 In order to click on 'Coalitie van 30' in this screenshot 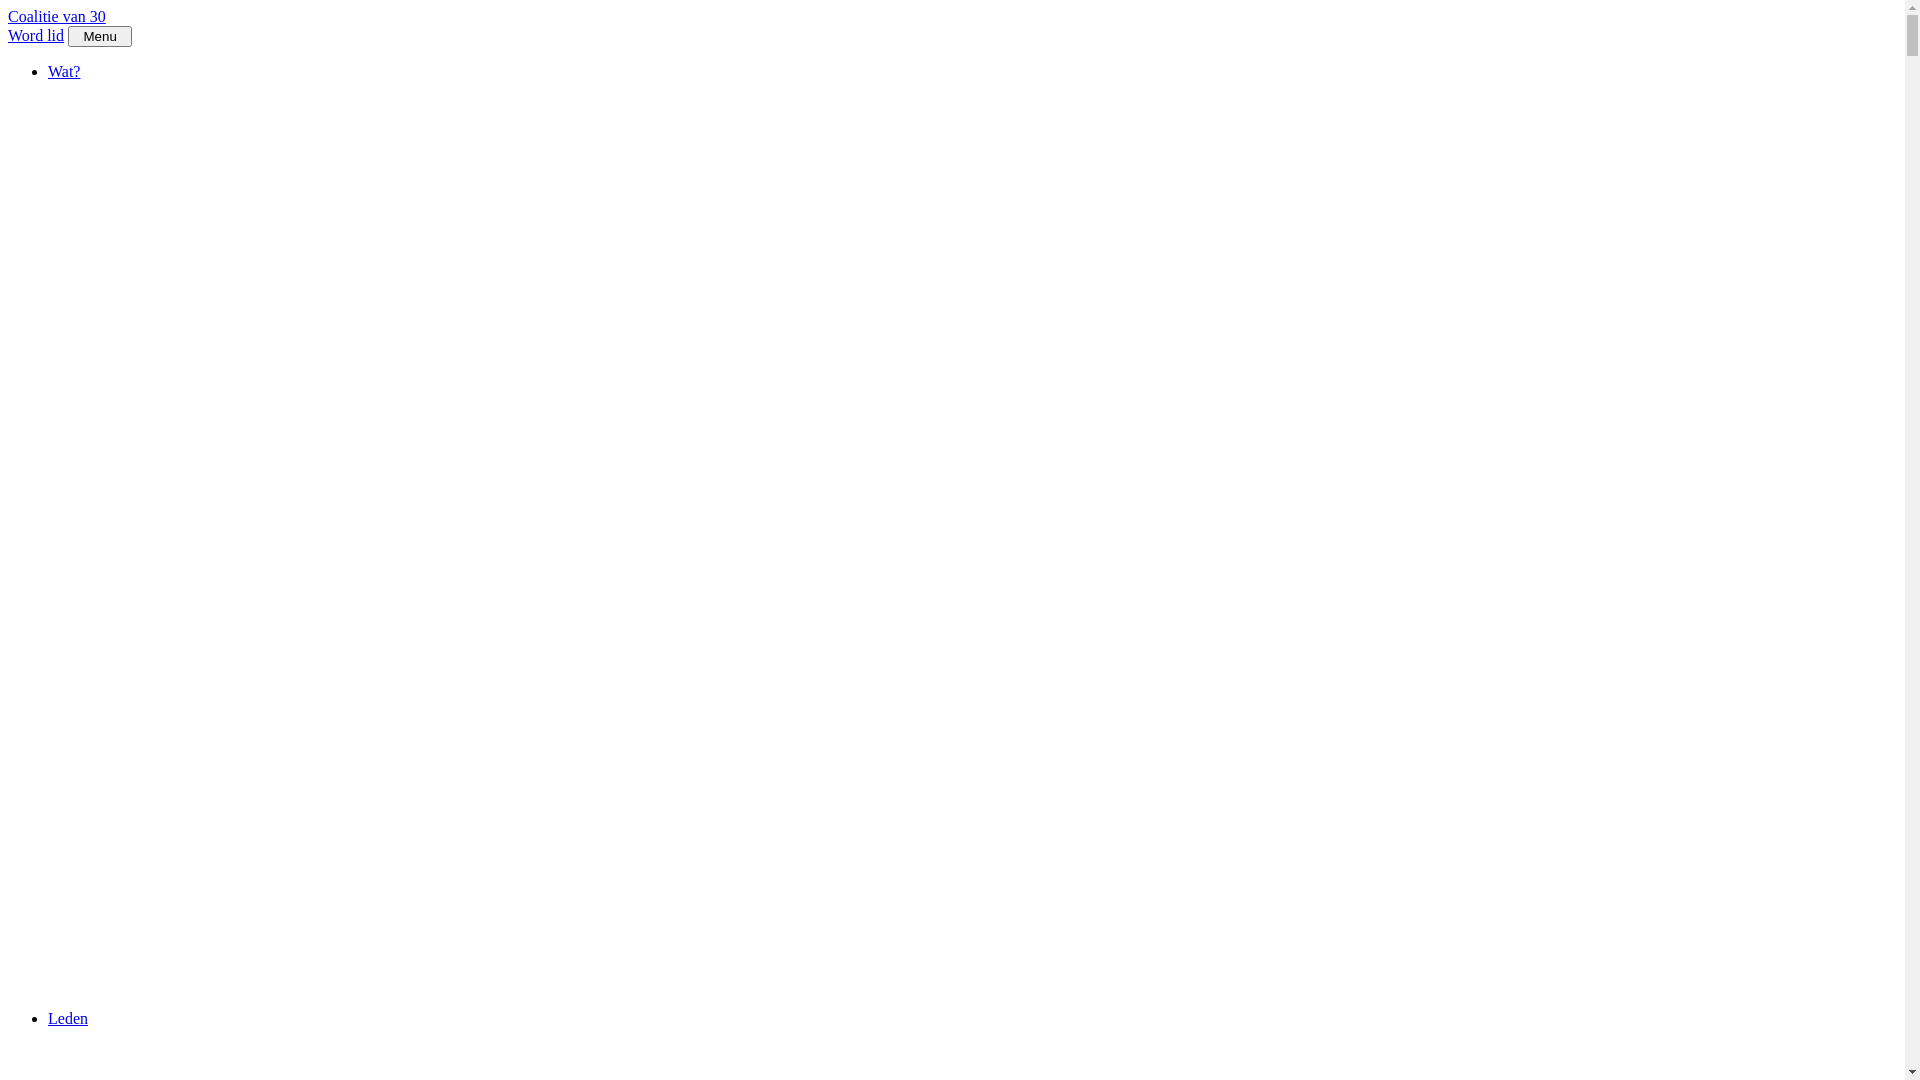, I will do `click(57, 16)`.